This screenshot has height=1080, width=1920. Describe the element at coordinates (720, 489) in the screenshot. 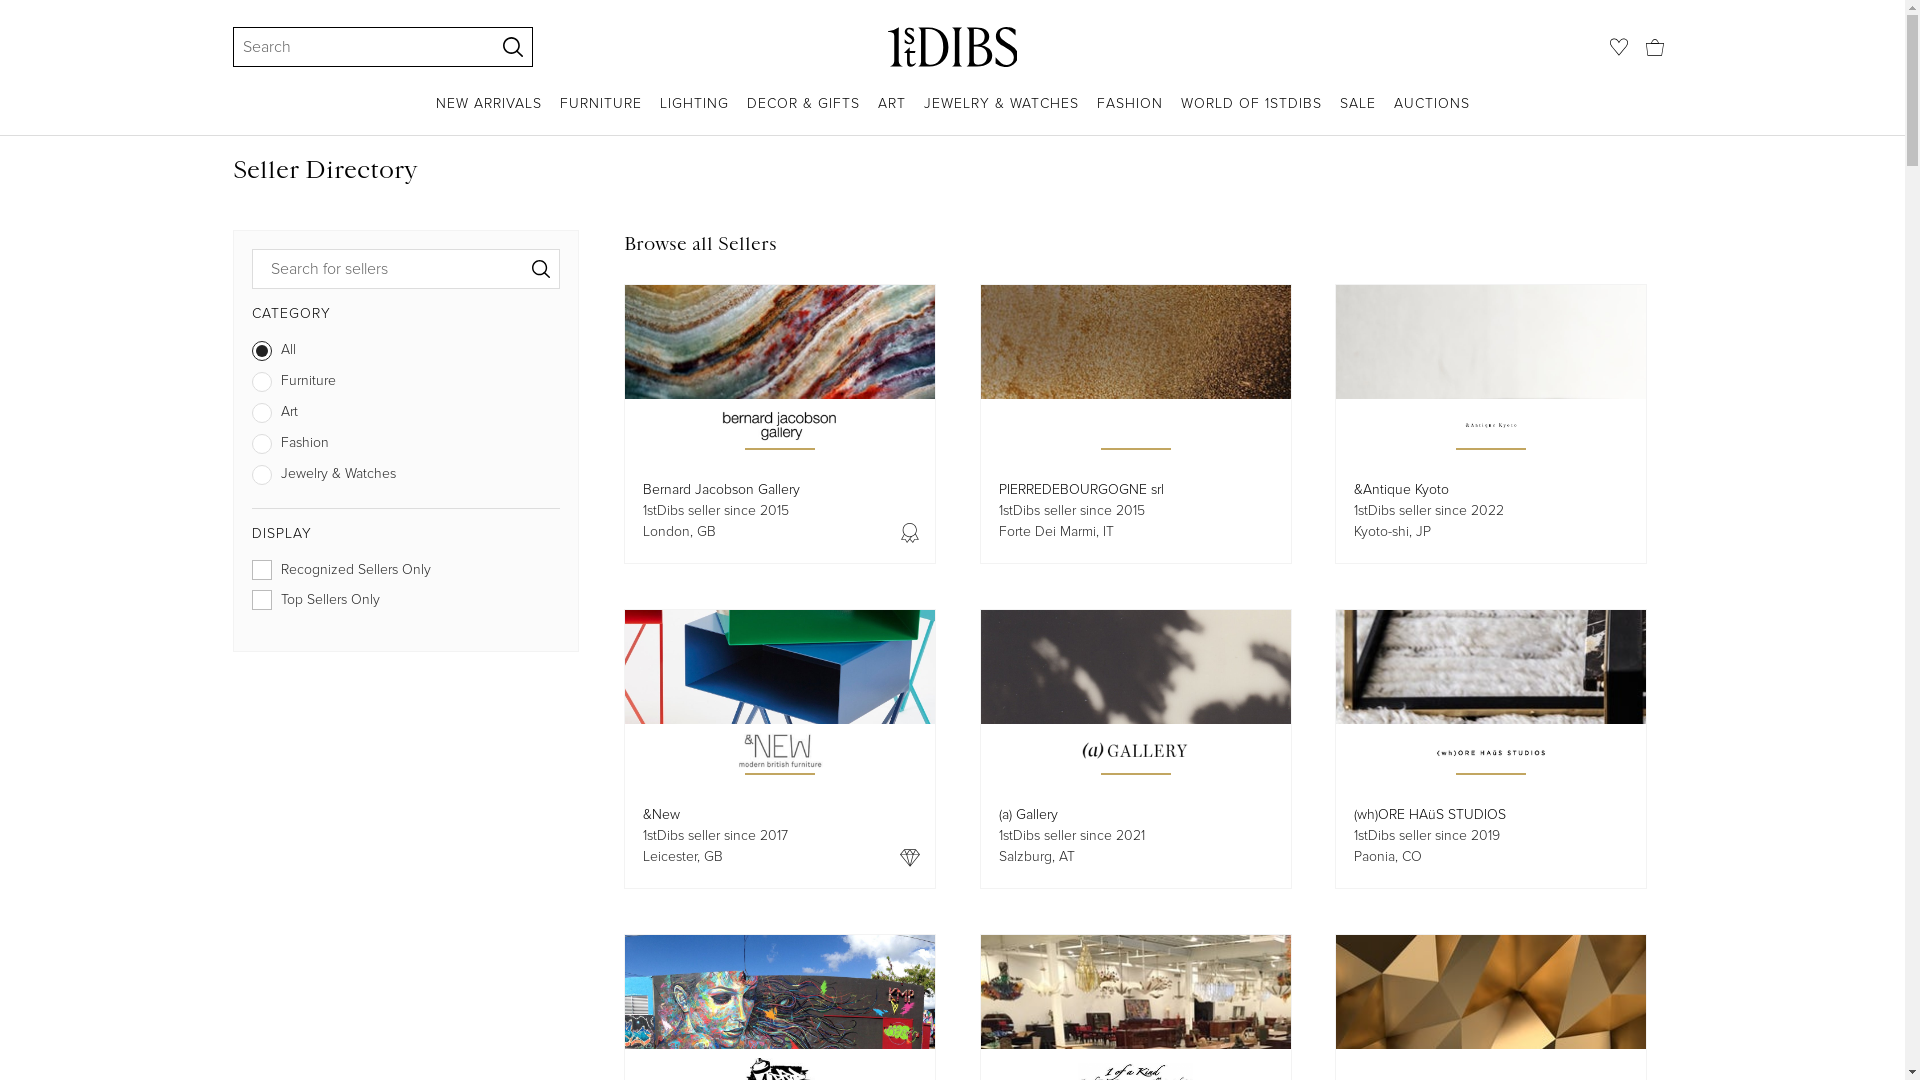

I see `'Bernard Jacobson Gallery'` at that location.